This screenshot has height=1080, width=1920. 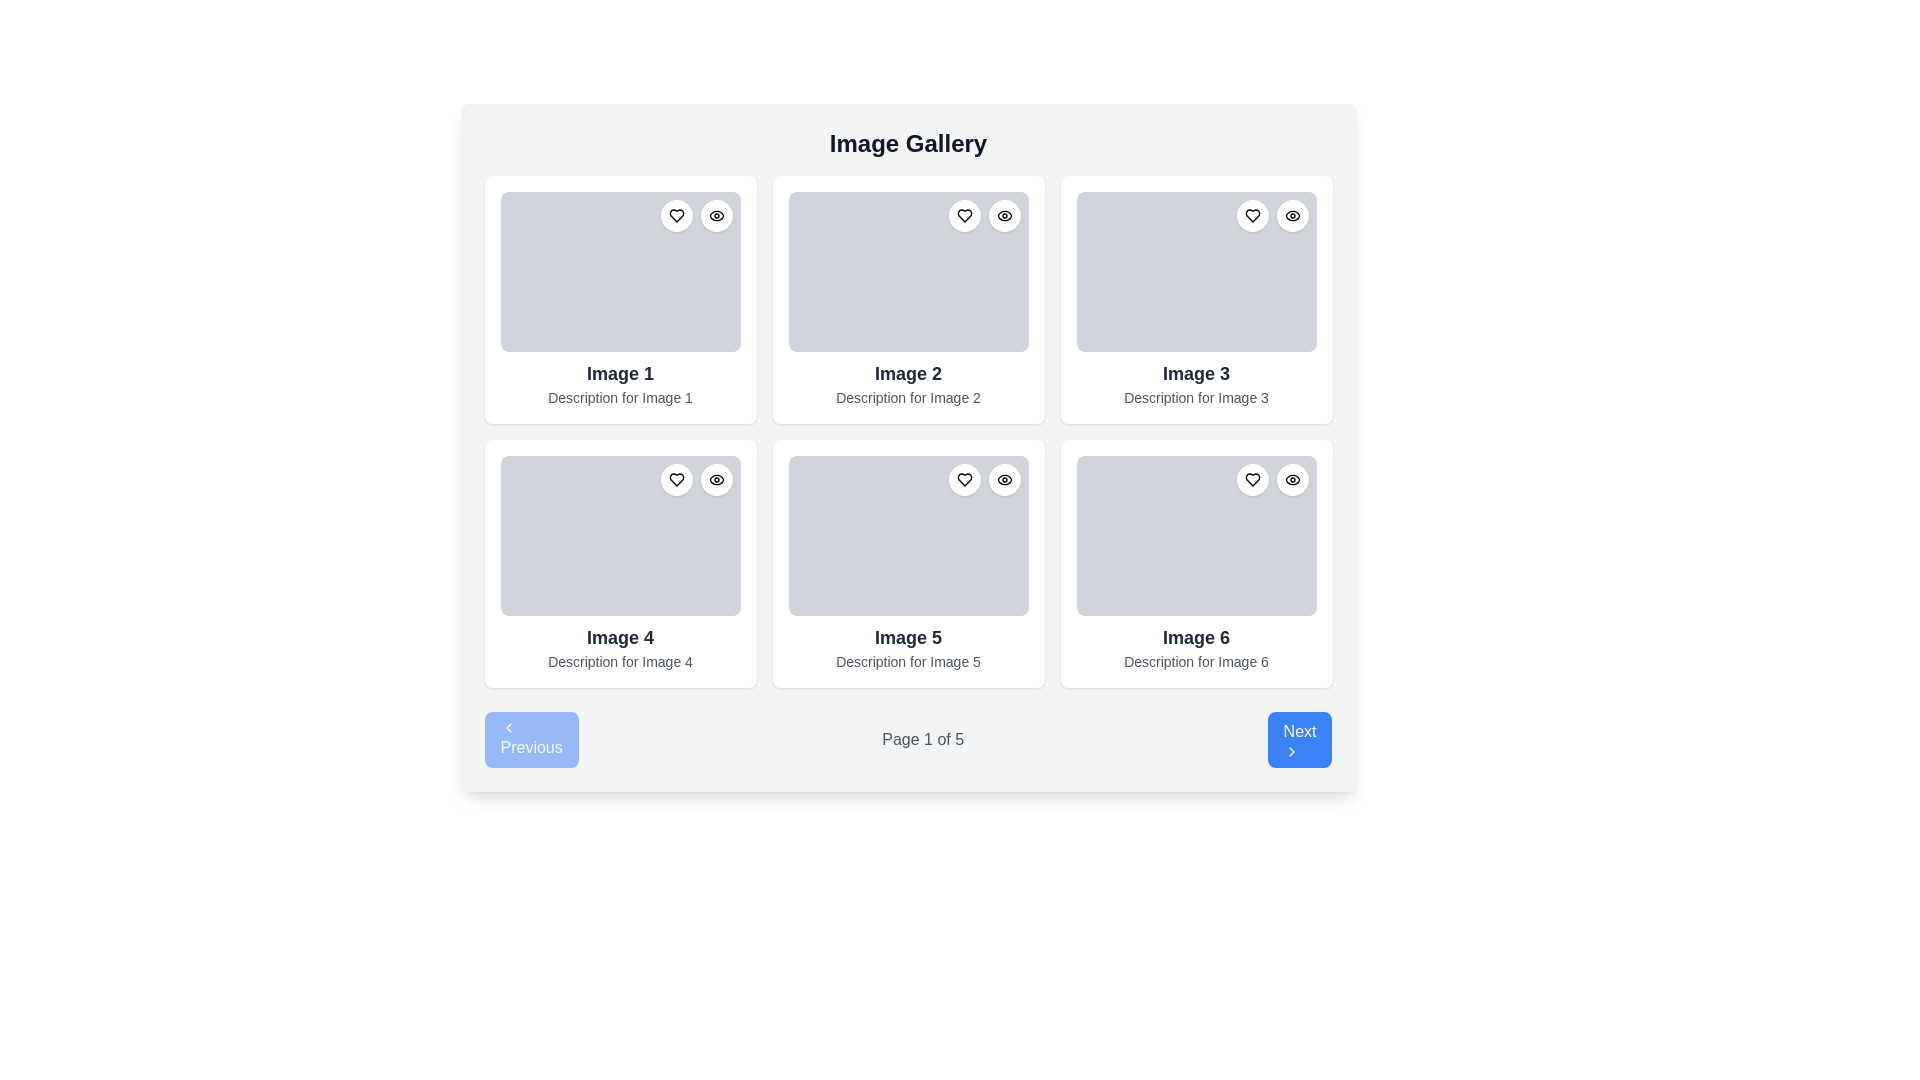 What do you see at coordinates (676, 216) in the screenshot?
I see `the heart icon located at the top-right corner of the first image thumbnail in the gallery to mark the associated item as favorite` at bounding box center [676, 216].